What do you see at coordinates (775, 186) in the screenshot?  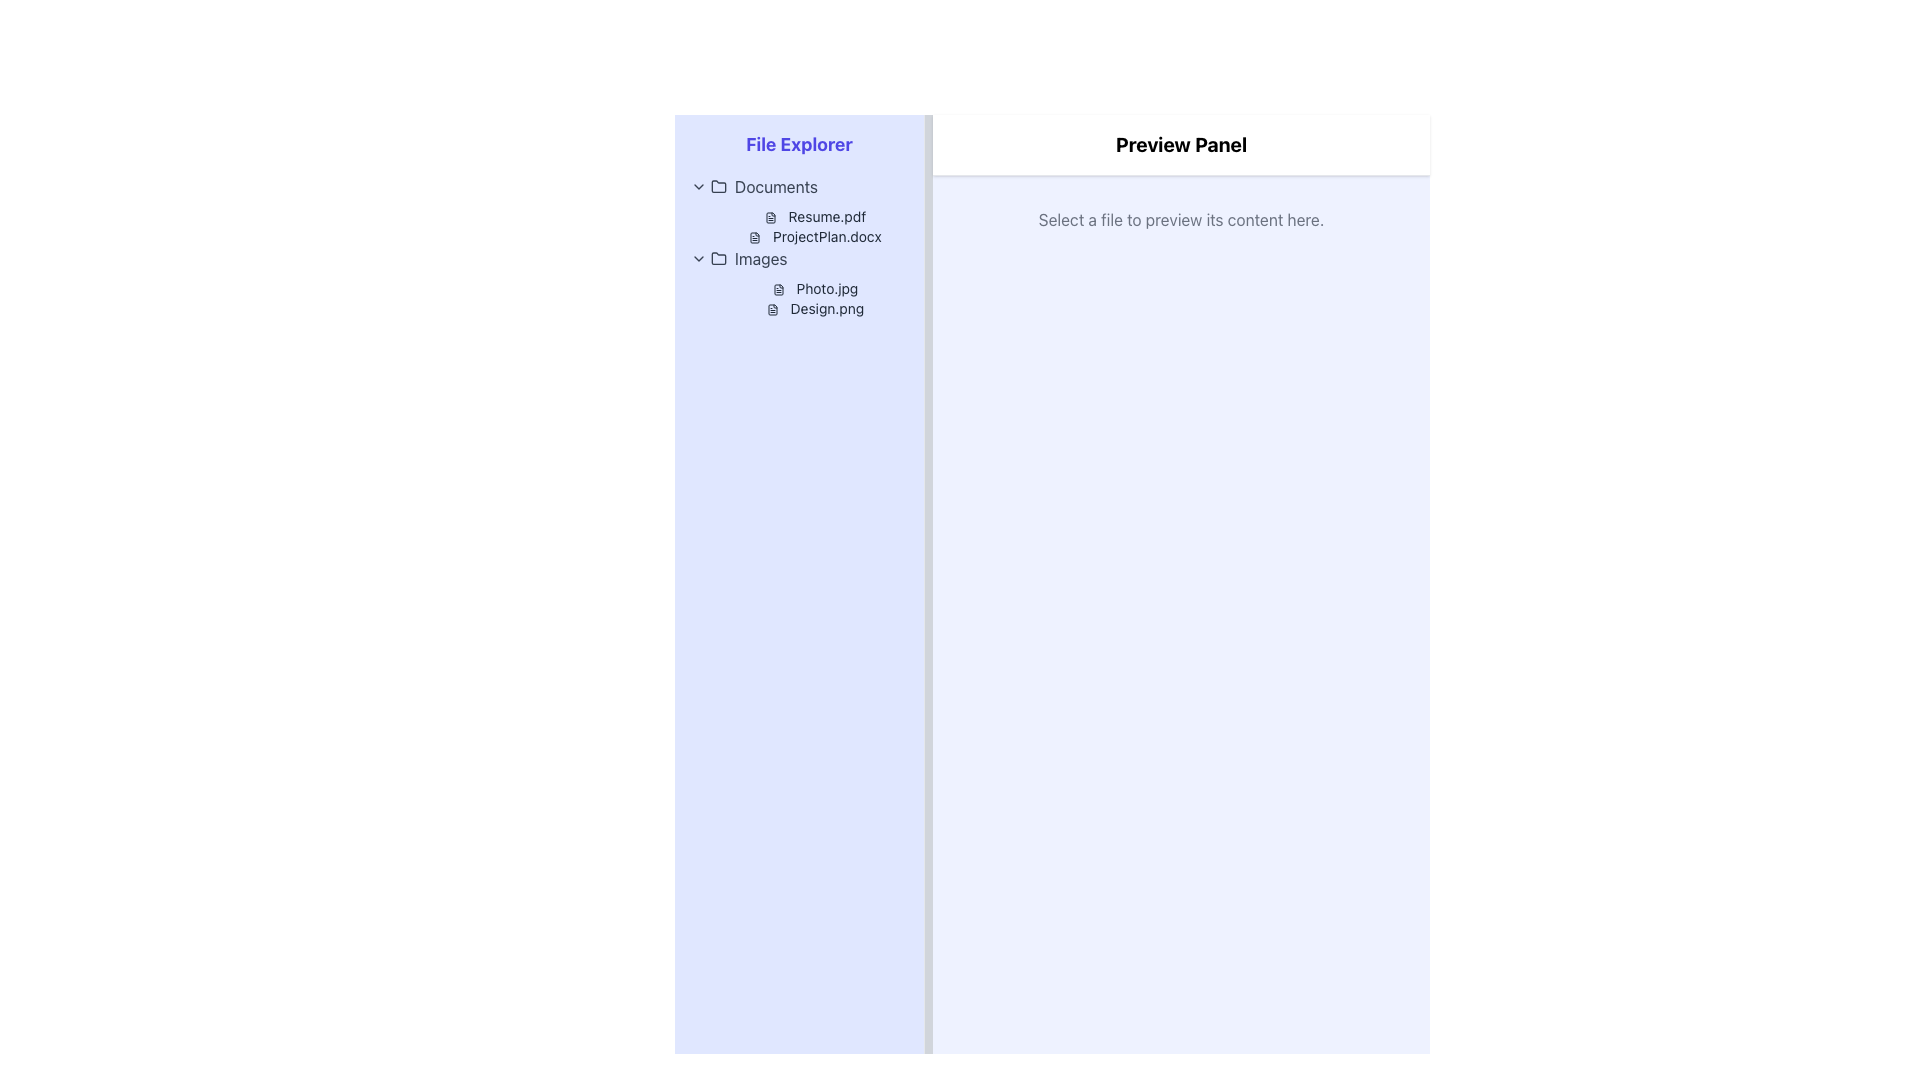 I see `the 'Documents' text label in the File Explorer navigation panel` at bounding box center [775, 186].